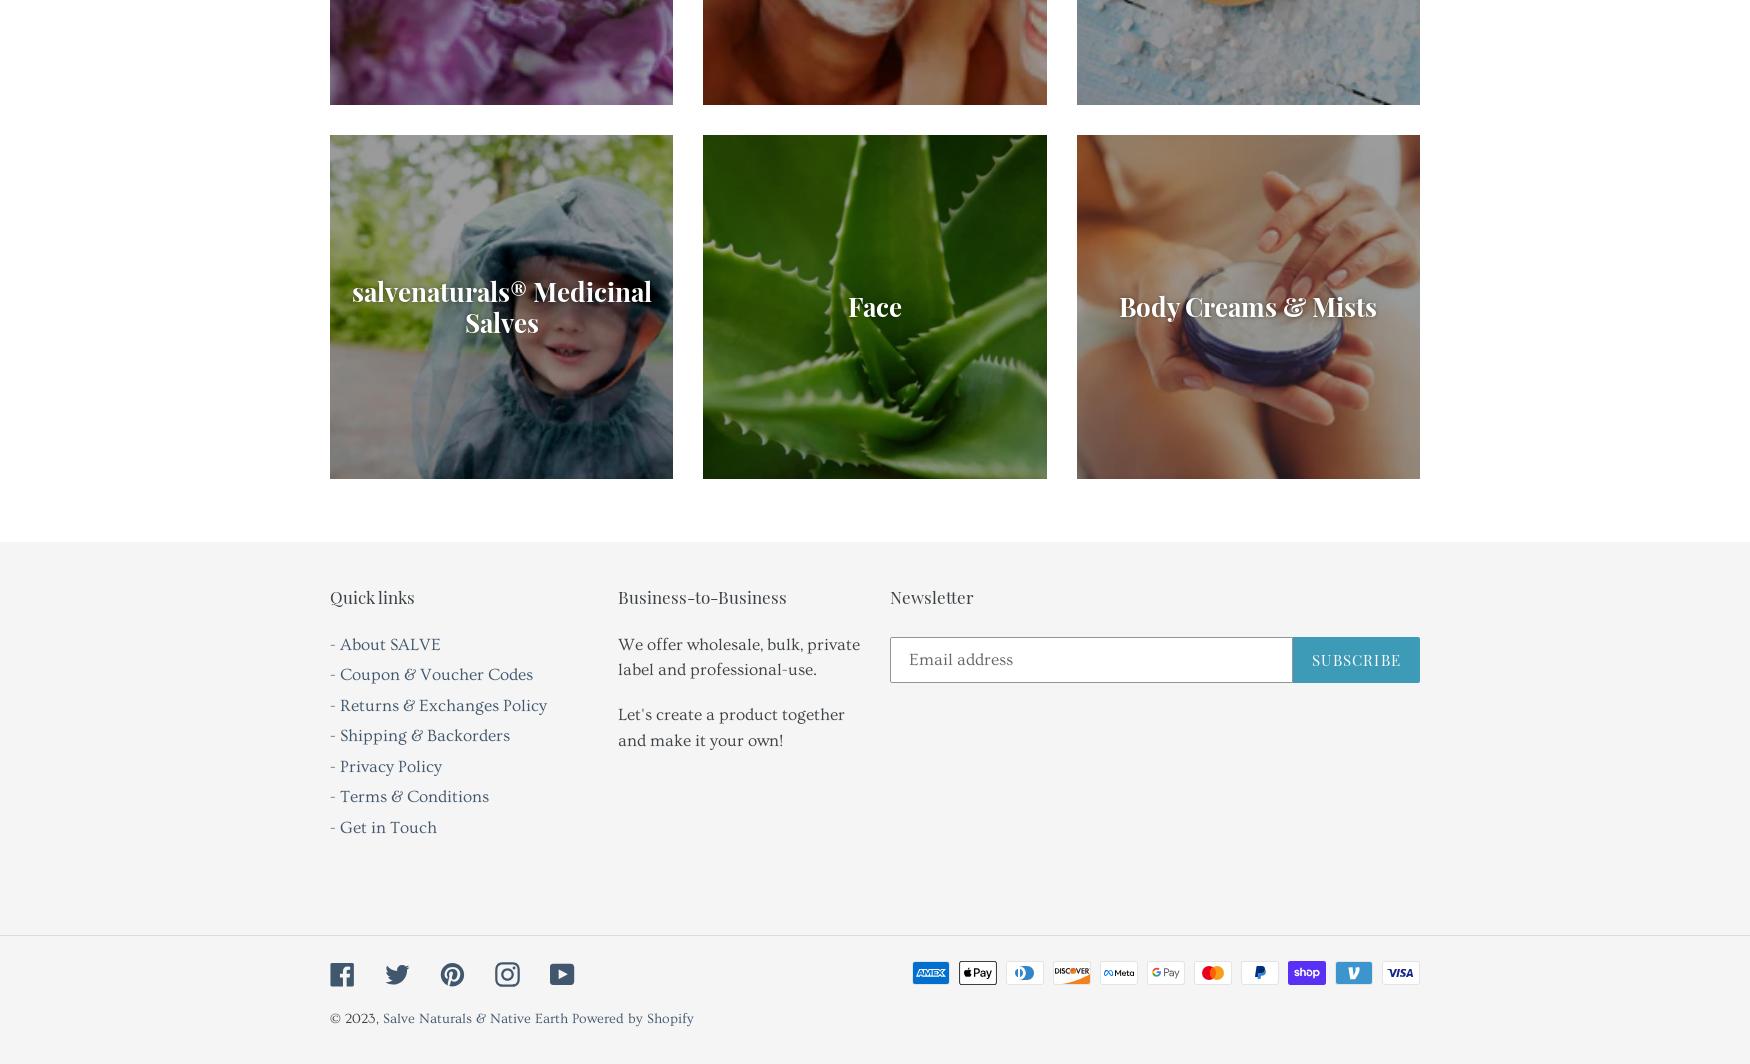 Image resolution: width=1750 pixels, height=1064 pixels. Describe the element at coordinates (631, 1018) in the screenshot. I see `'Powered by Shopify'` at that location.